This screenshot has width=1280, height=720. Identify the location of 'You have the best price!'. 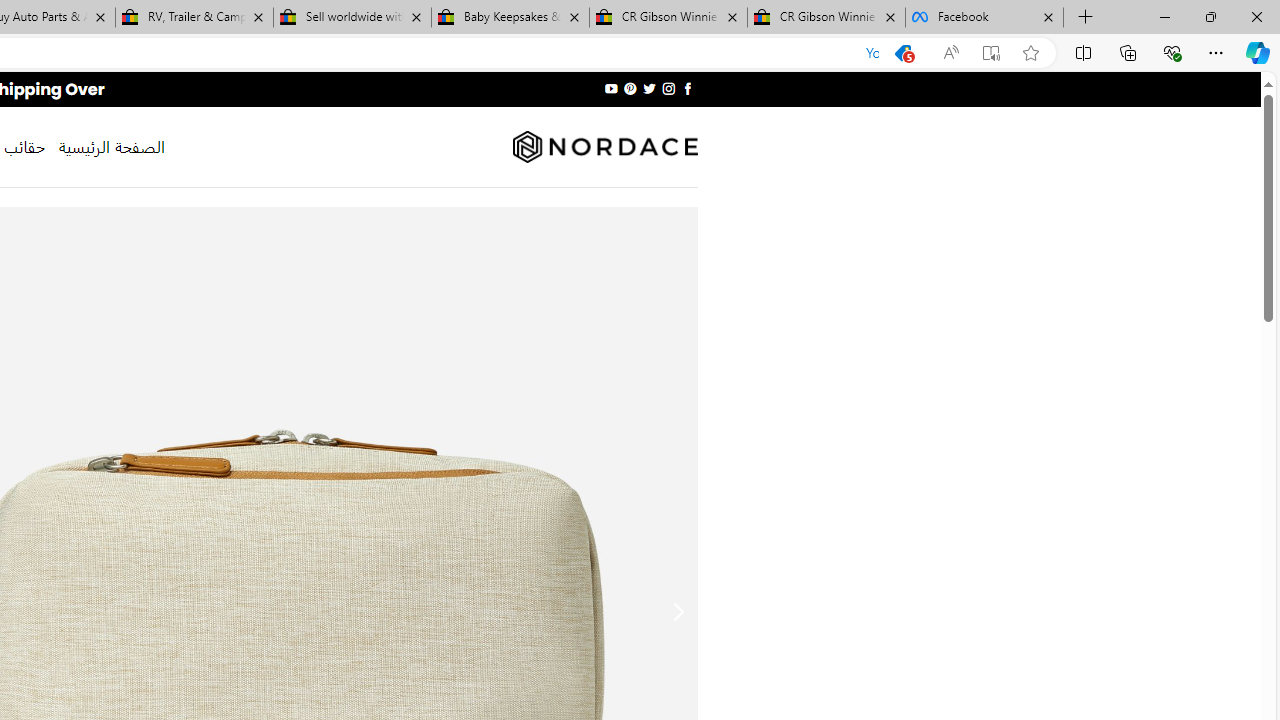
(902, 52).